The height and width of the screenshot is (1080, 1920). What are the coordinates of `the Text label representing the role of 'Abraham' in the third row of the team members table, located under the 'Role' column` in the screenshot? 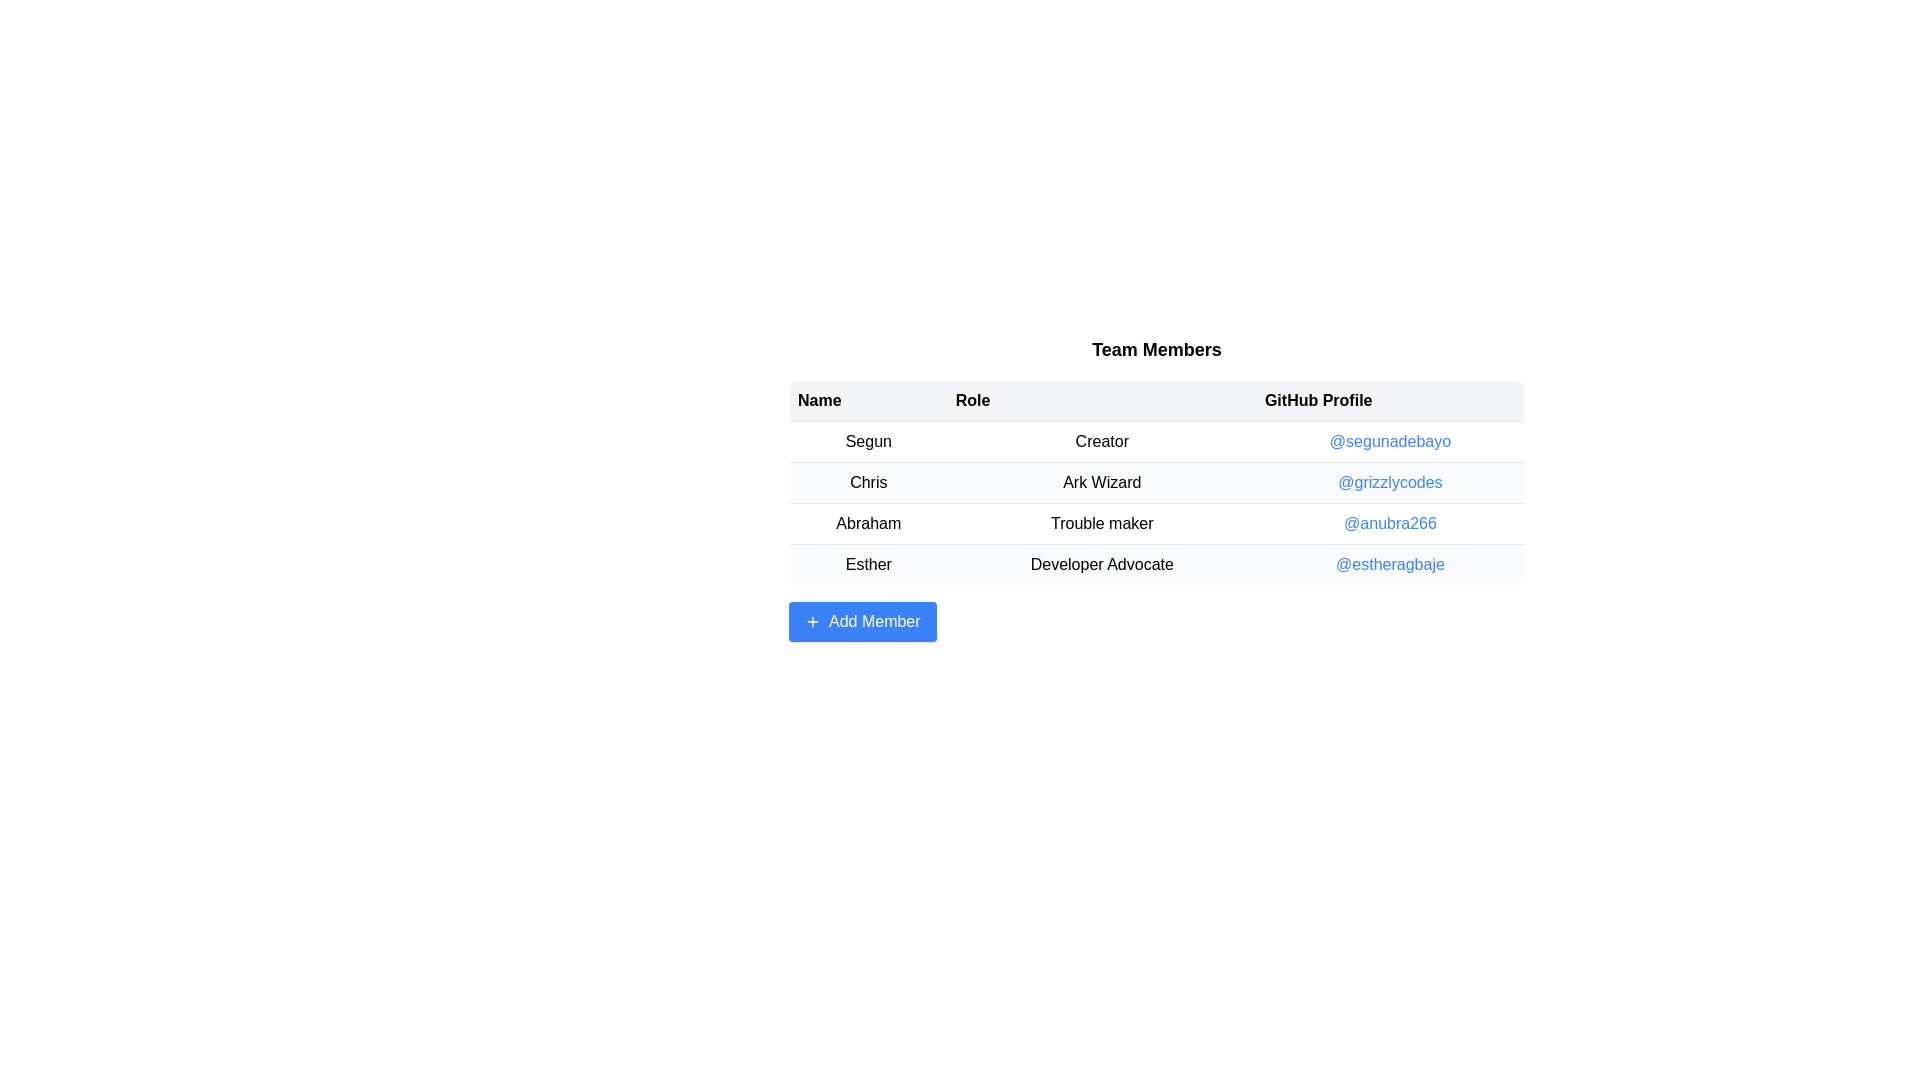 It's located at (1101, 523).